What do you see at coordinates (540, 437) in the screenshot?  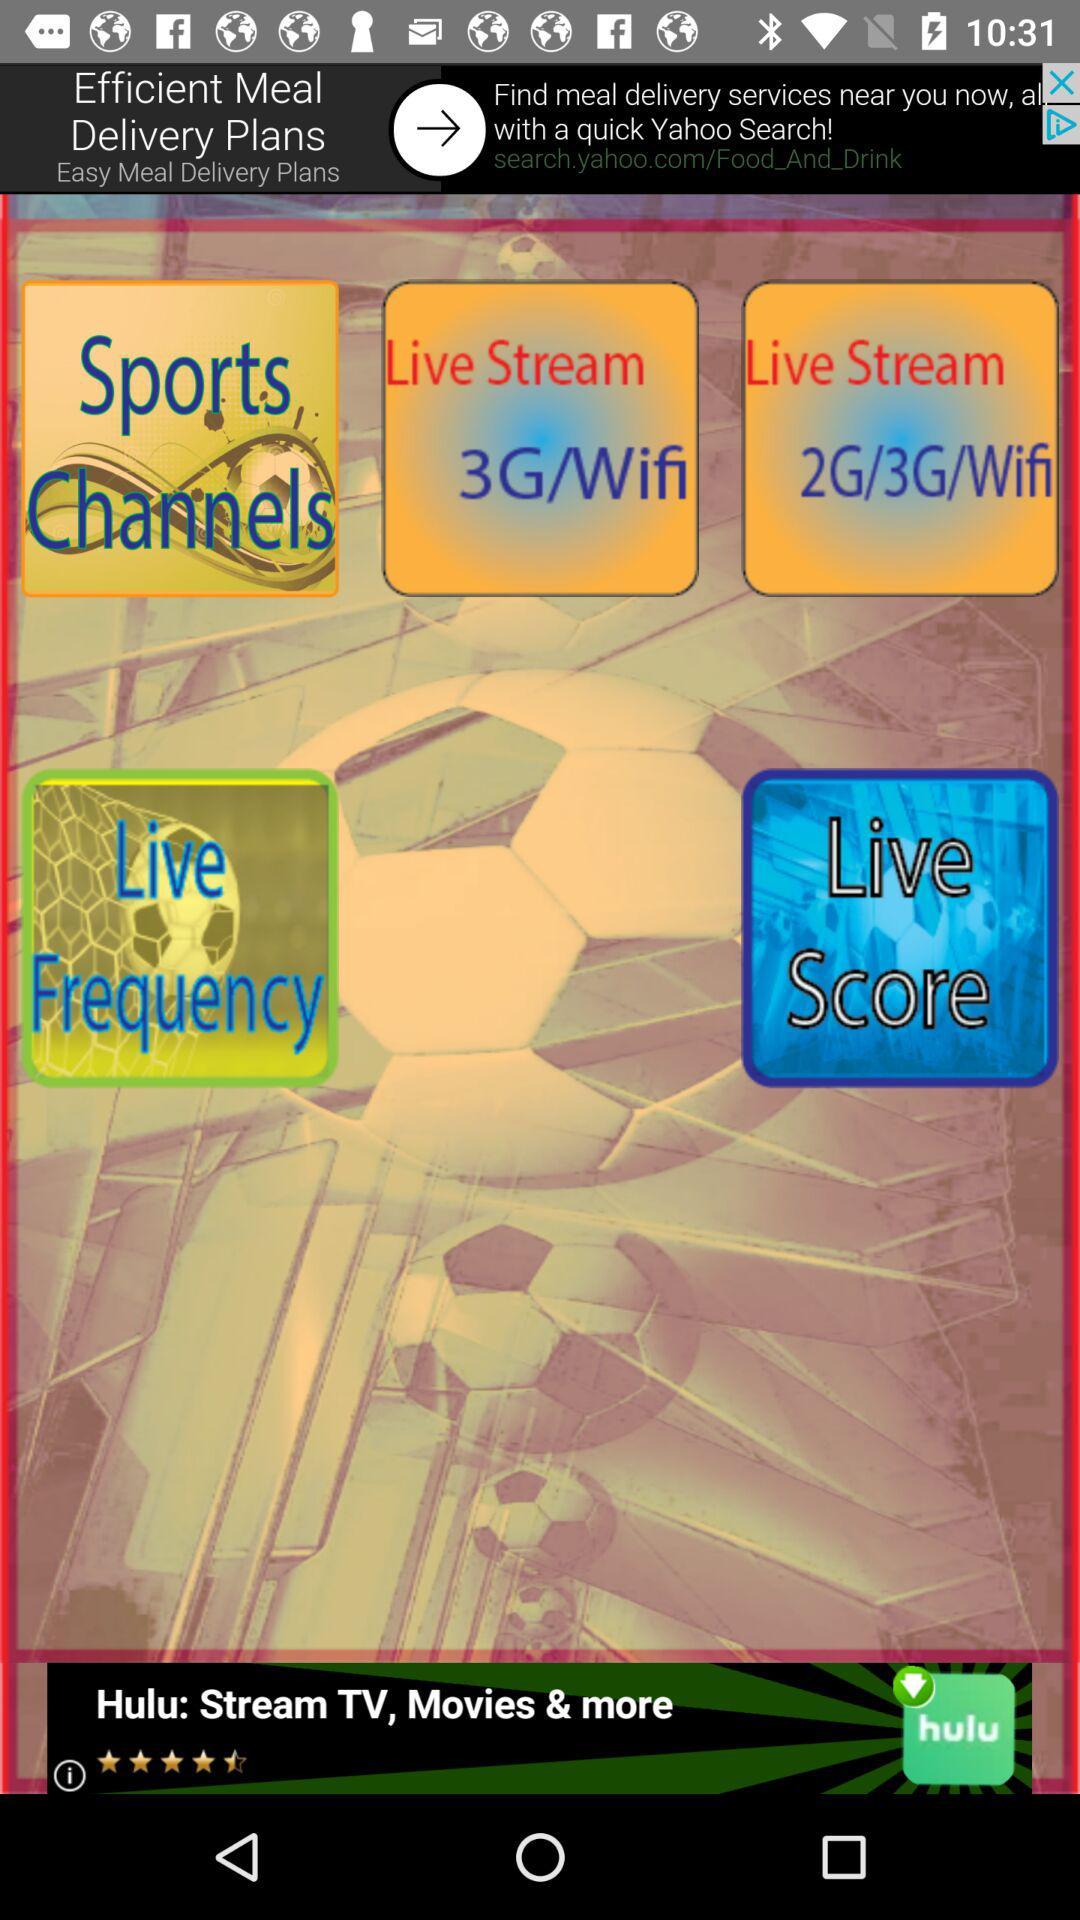 I see `connectivity toggle` at bounding box center [540, 437].